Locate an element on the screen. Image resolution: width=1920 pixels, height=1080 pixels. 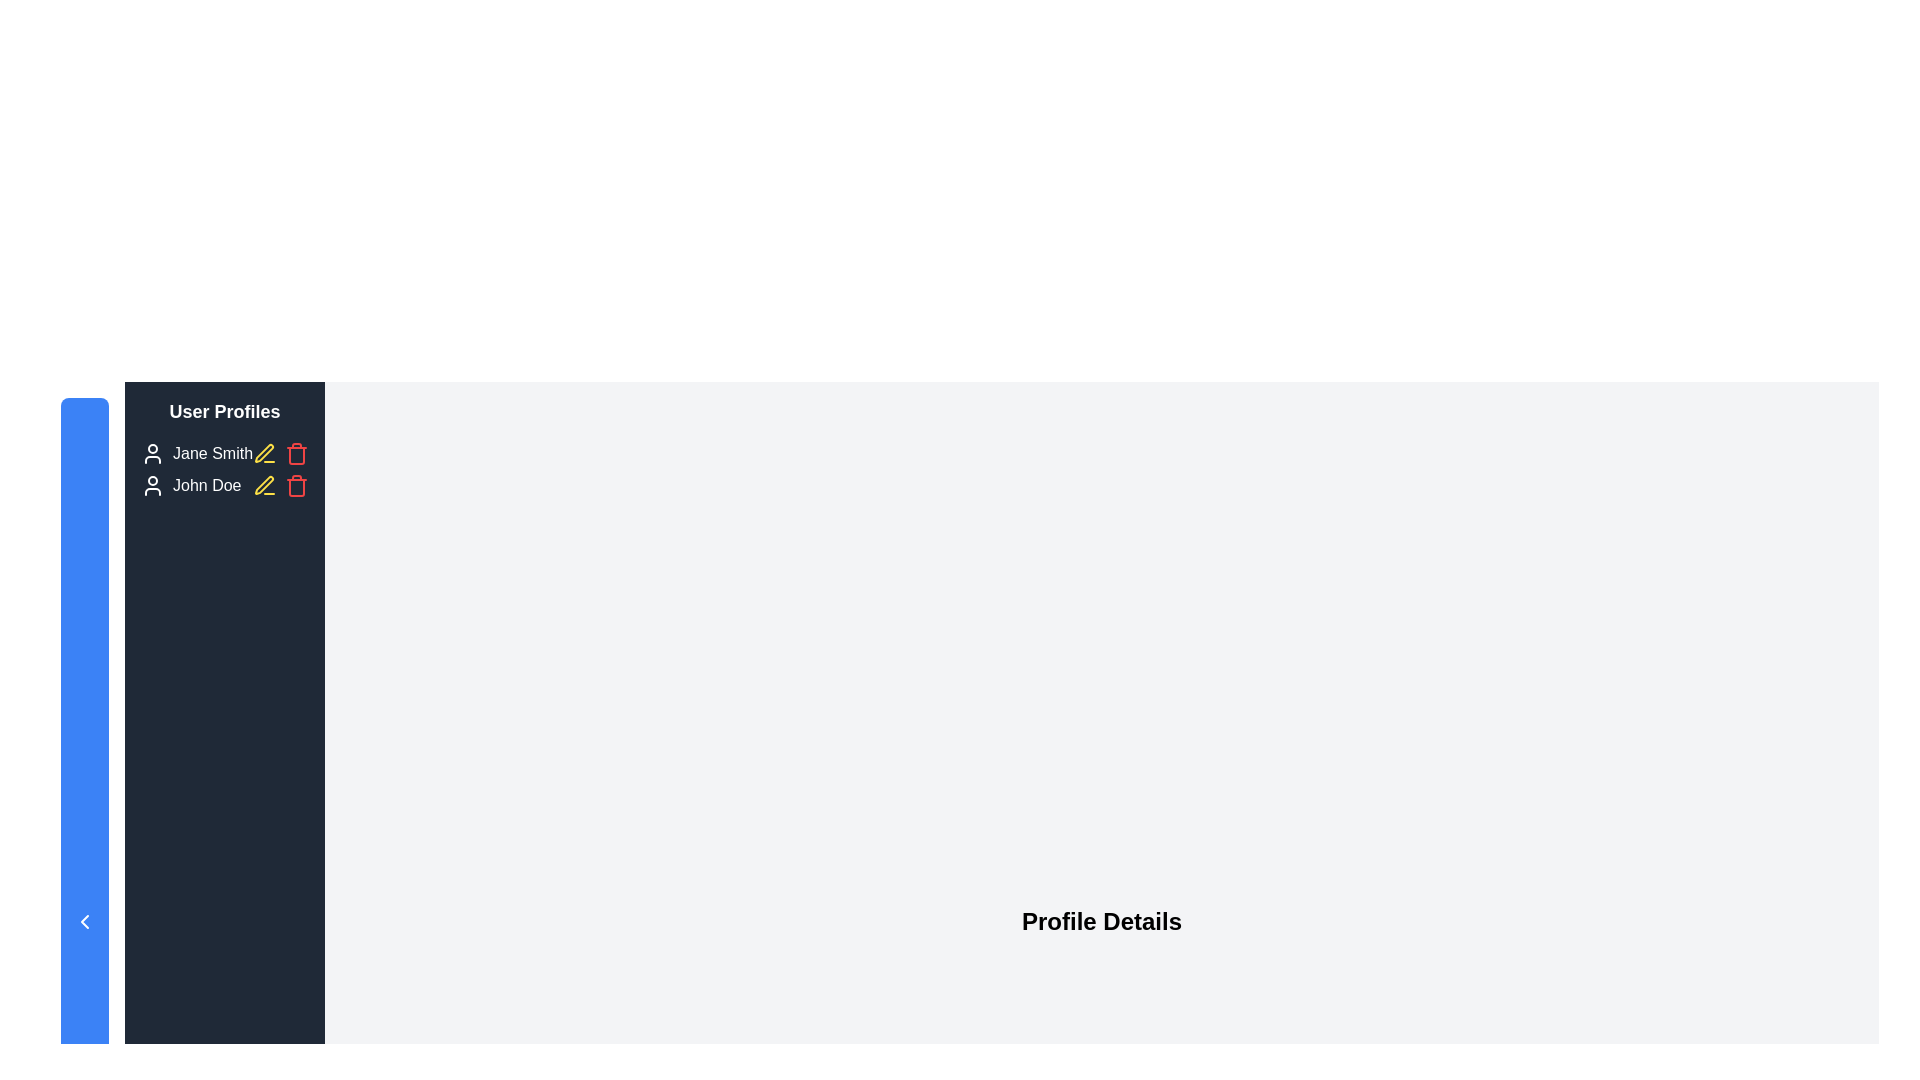
the user profile entry labeled 'John Doe' in the left sidebar is located at coordinates (225, 486).